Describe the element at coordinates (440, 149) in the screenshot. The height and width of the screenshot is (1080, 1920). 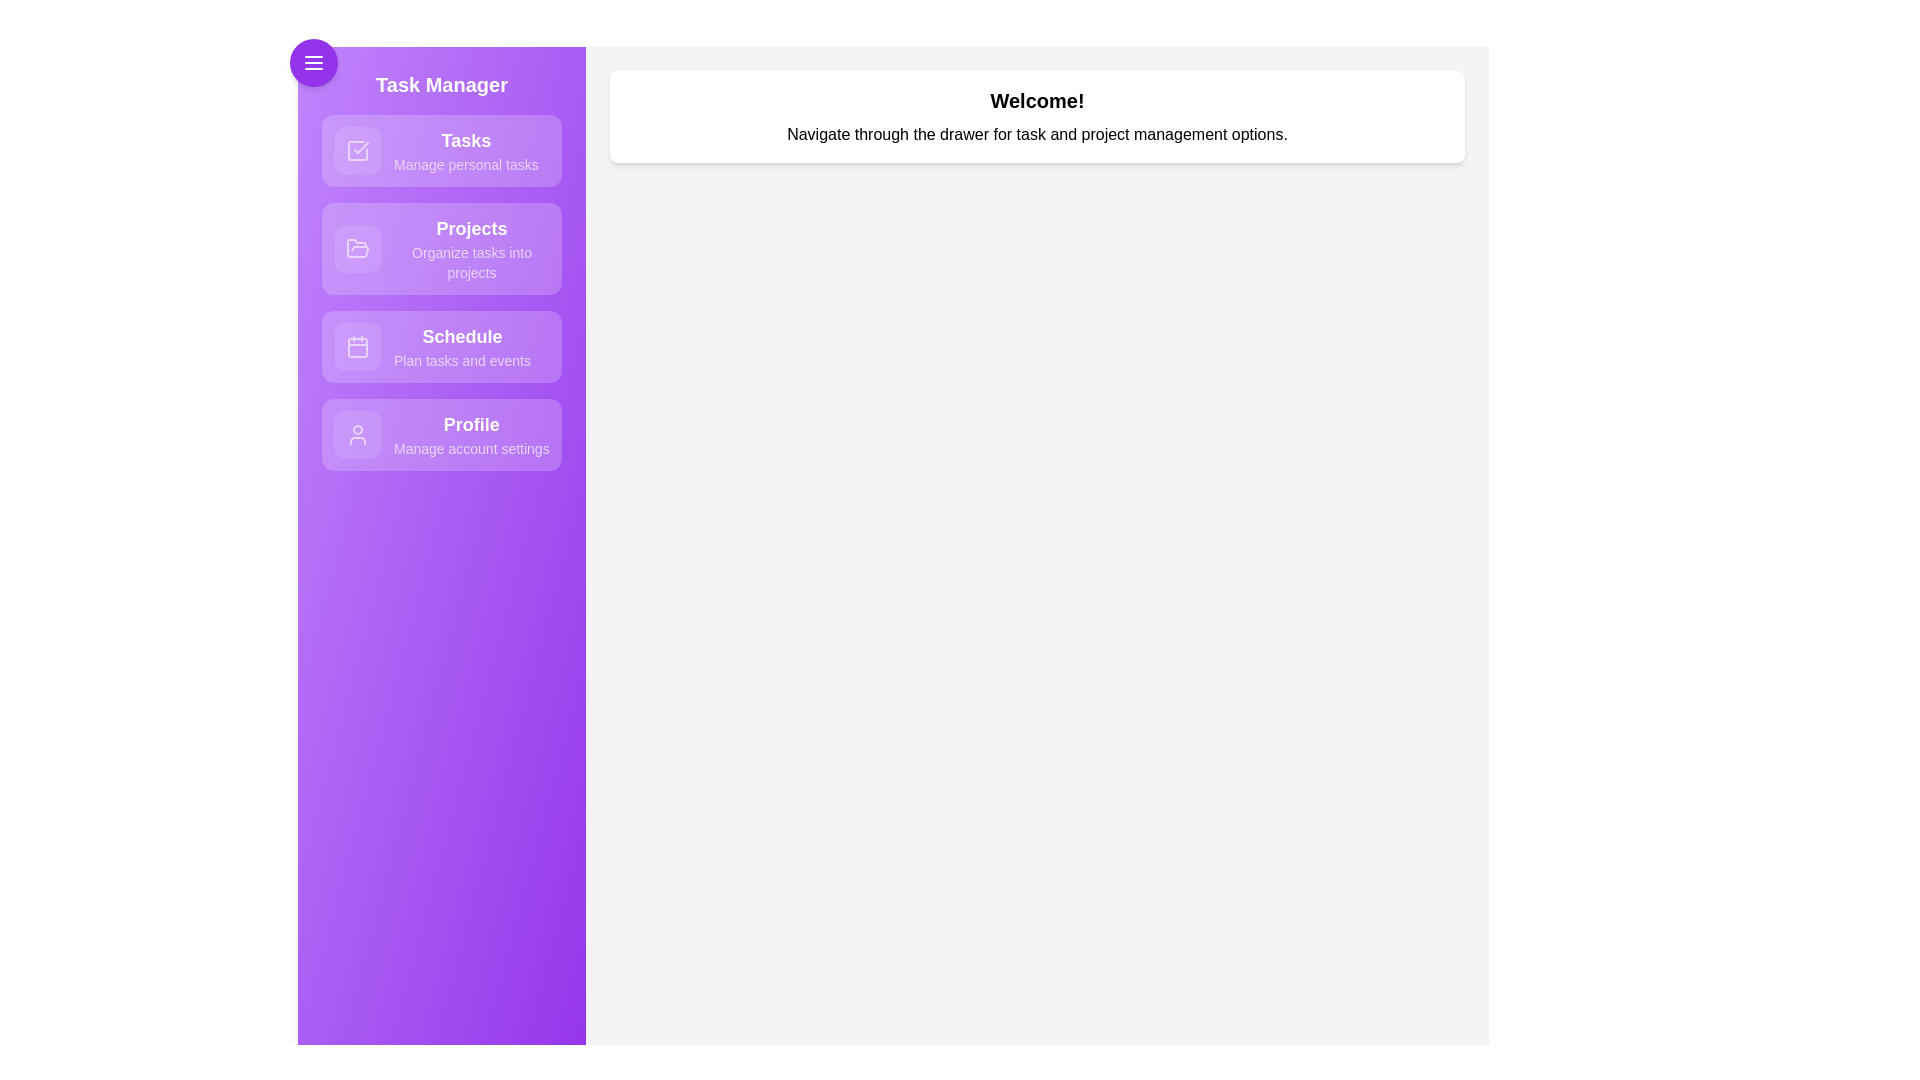
I see `the navigation item labeled 'Tasks' to observe its hover effect` at that location.